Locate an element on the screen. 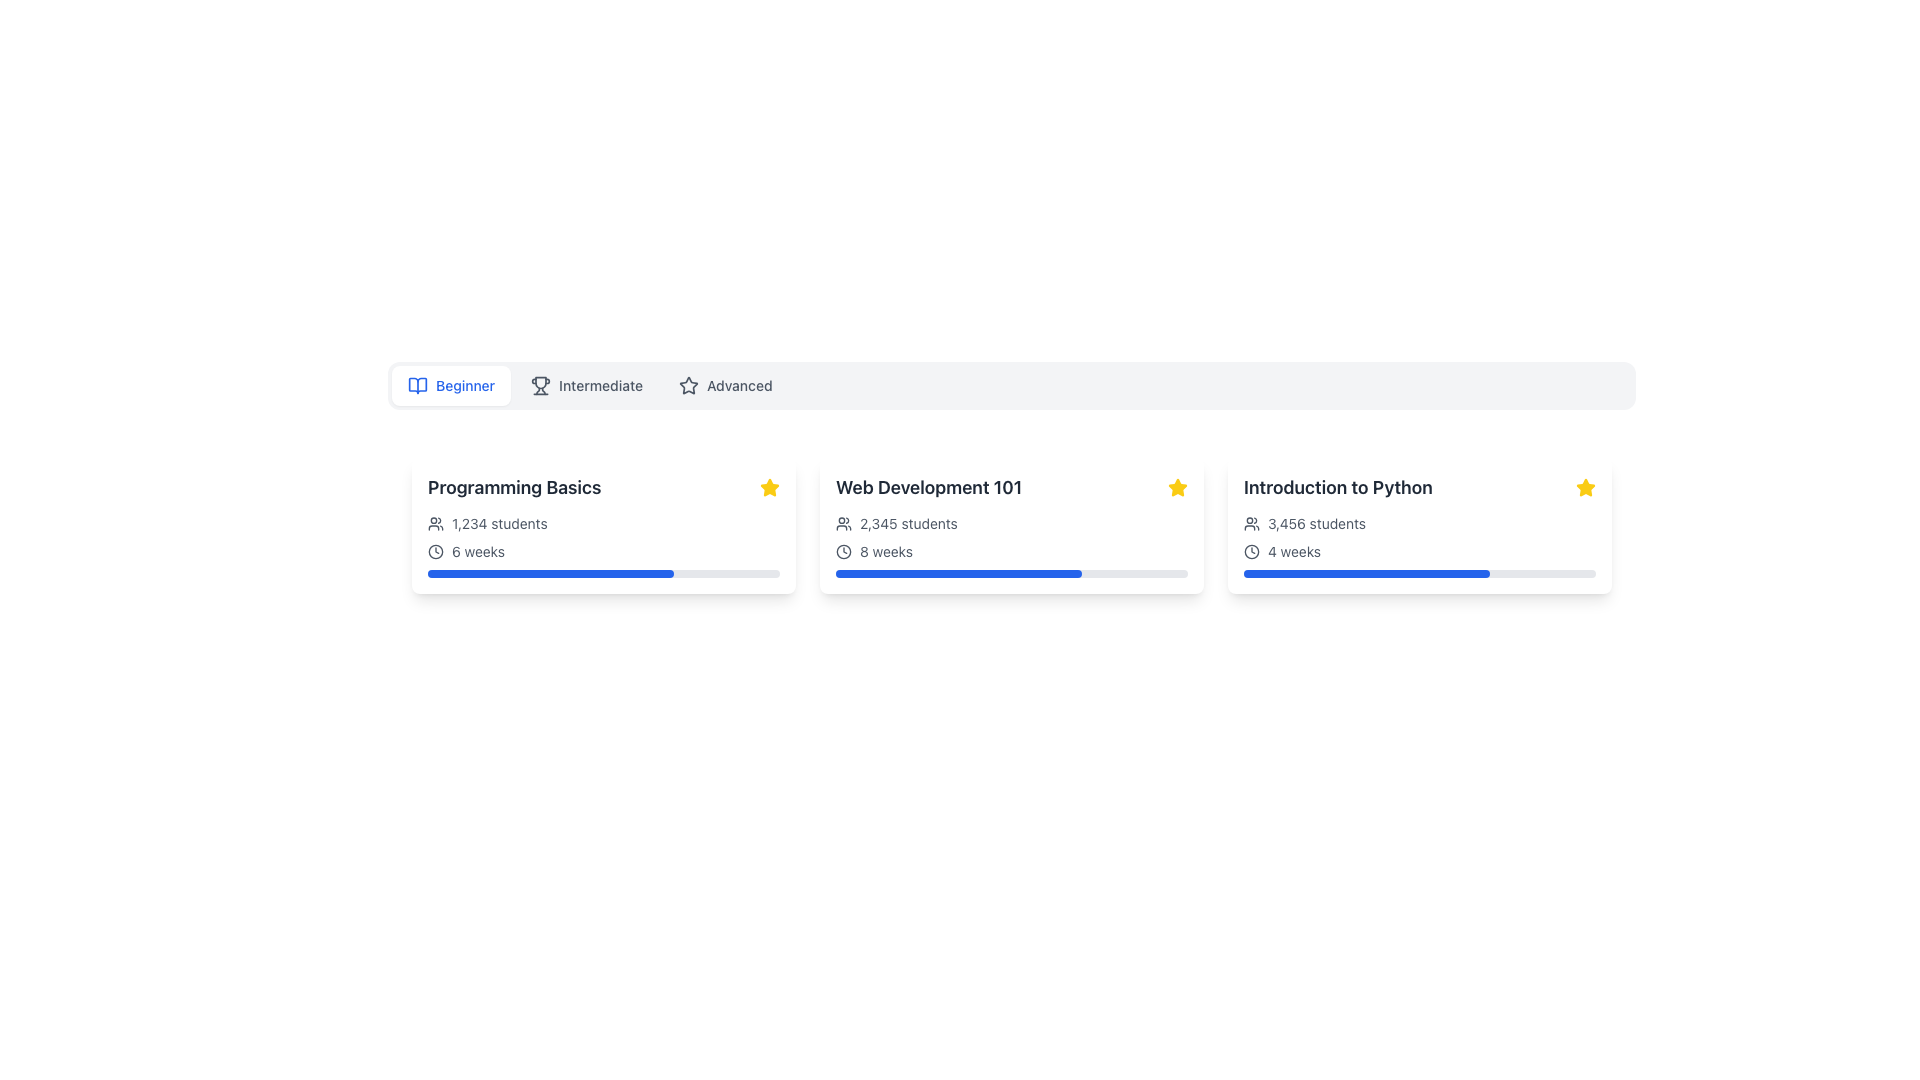 This screenshot has height=1080, width=1920. the open book icon, which is the first icon on the left in the horizontal navigation menu at the top-center of the webpage is located at coordinates (416, 385).